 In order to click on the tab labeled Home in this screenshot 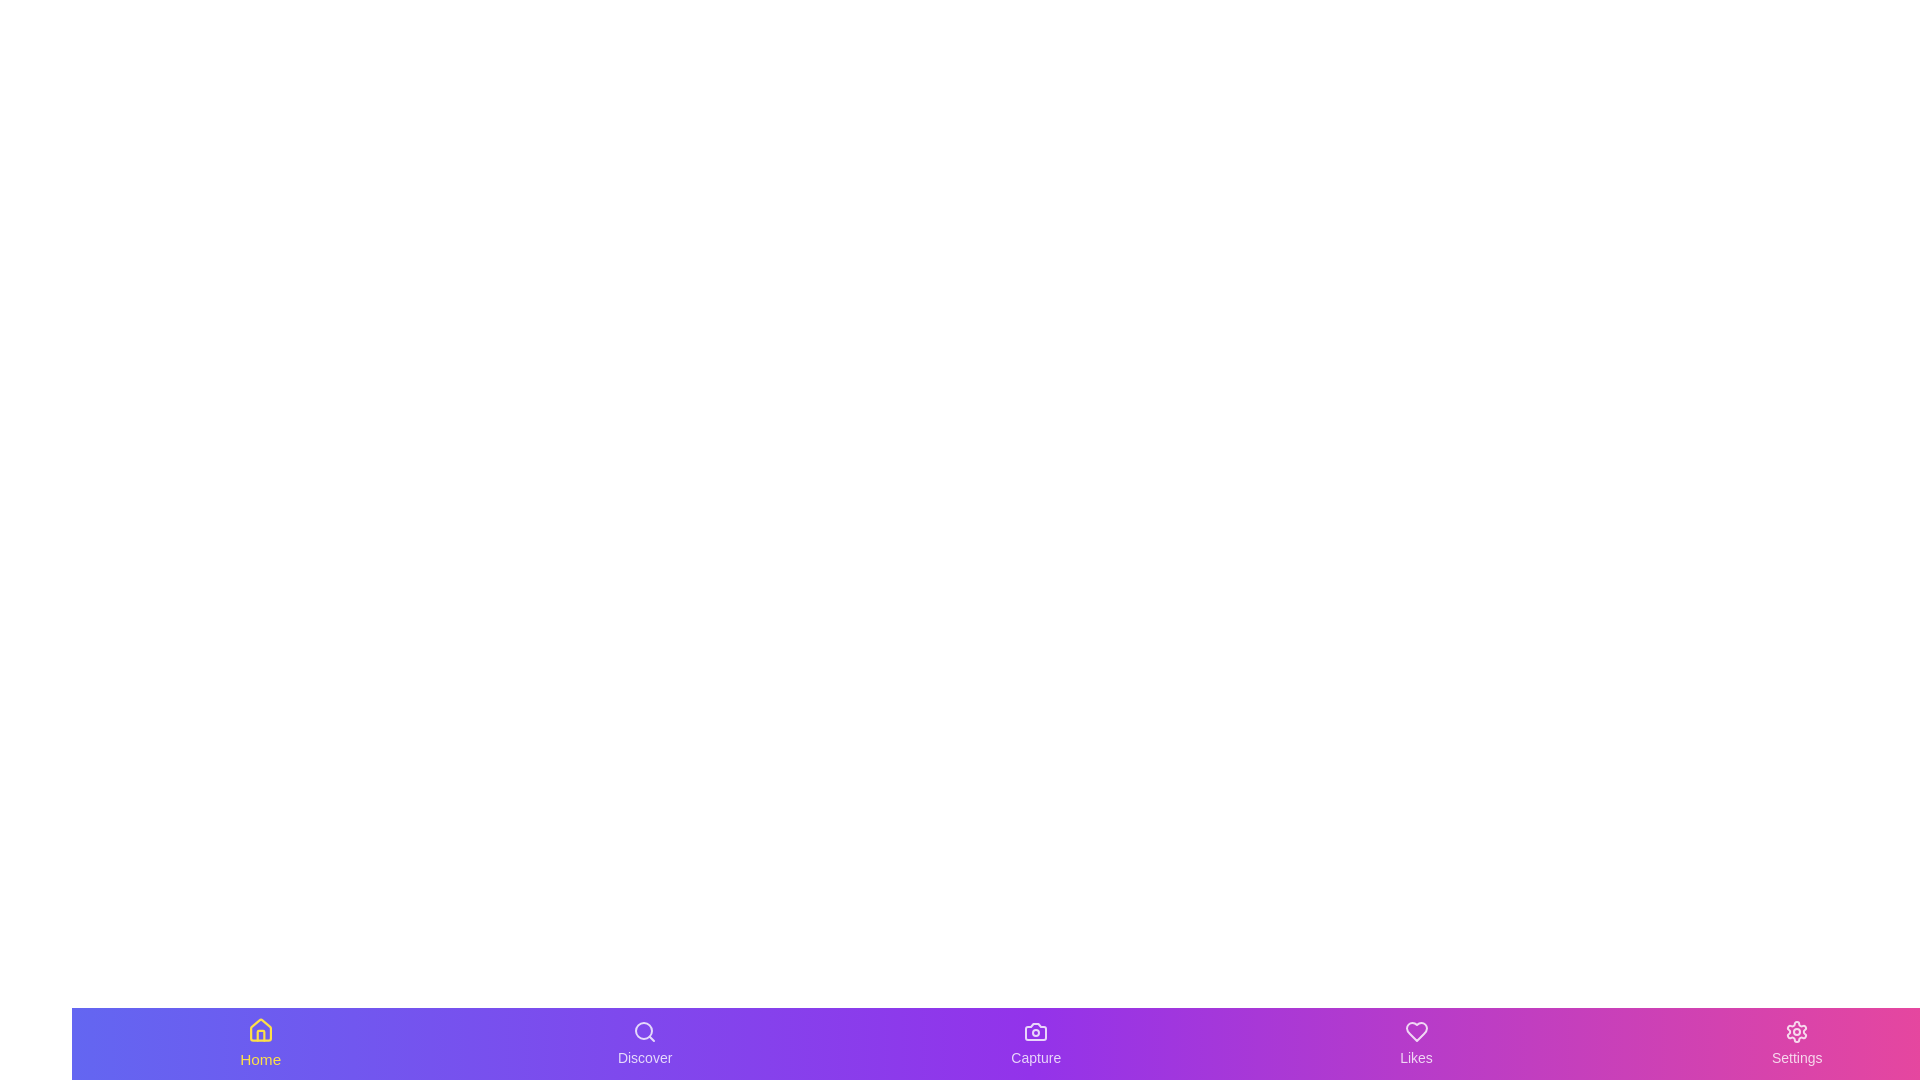, I will do `click(258, 1043)`.